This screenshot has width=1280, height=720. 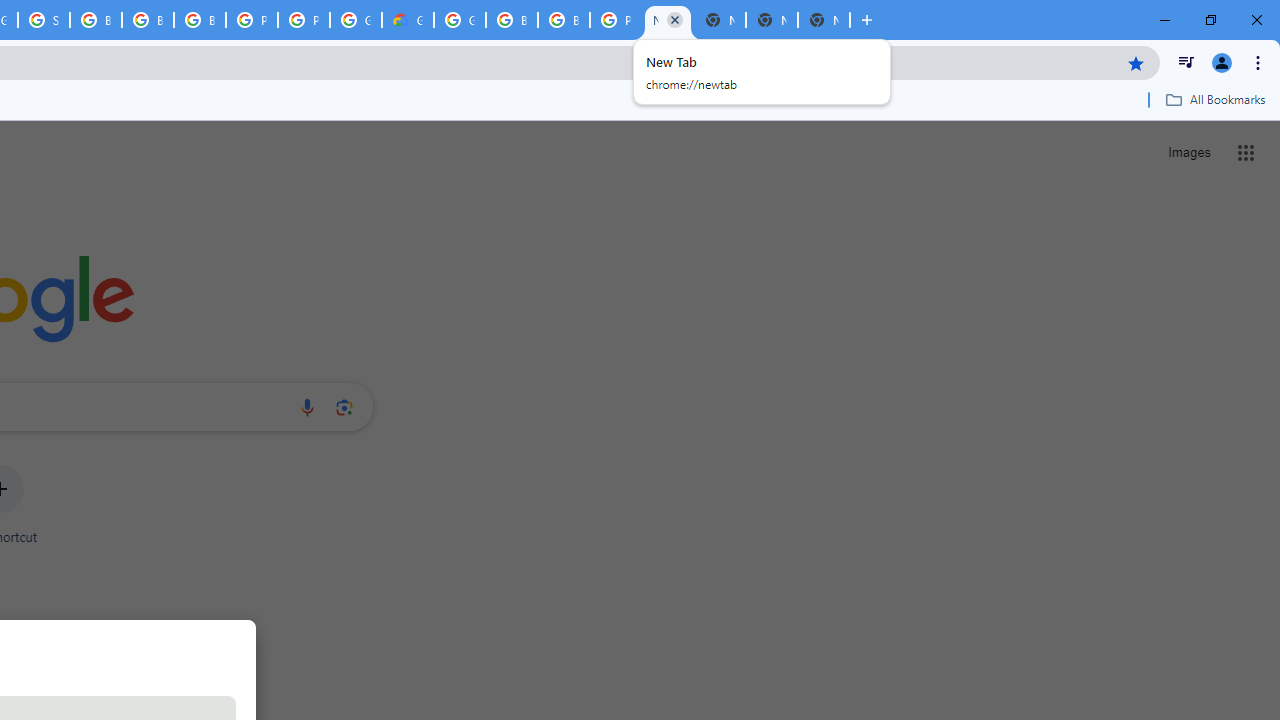 What do you see at coordinates (1214, 99) in the screenshot?
I see `'All Bookmarks'` at bounding box center [1214, 99].